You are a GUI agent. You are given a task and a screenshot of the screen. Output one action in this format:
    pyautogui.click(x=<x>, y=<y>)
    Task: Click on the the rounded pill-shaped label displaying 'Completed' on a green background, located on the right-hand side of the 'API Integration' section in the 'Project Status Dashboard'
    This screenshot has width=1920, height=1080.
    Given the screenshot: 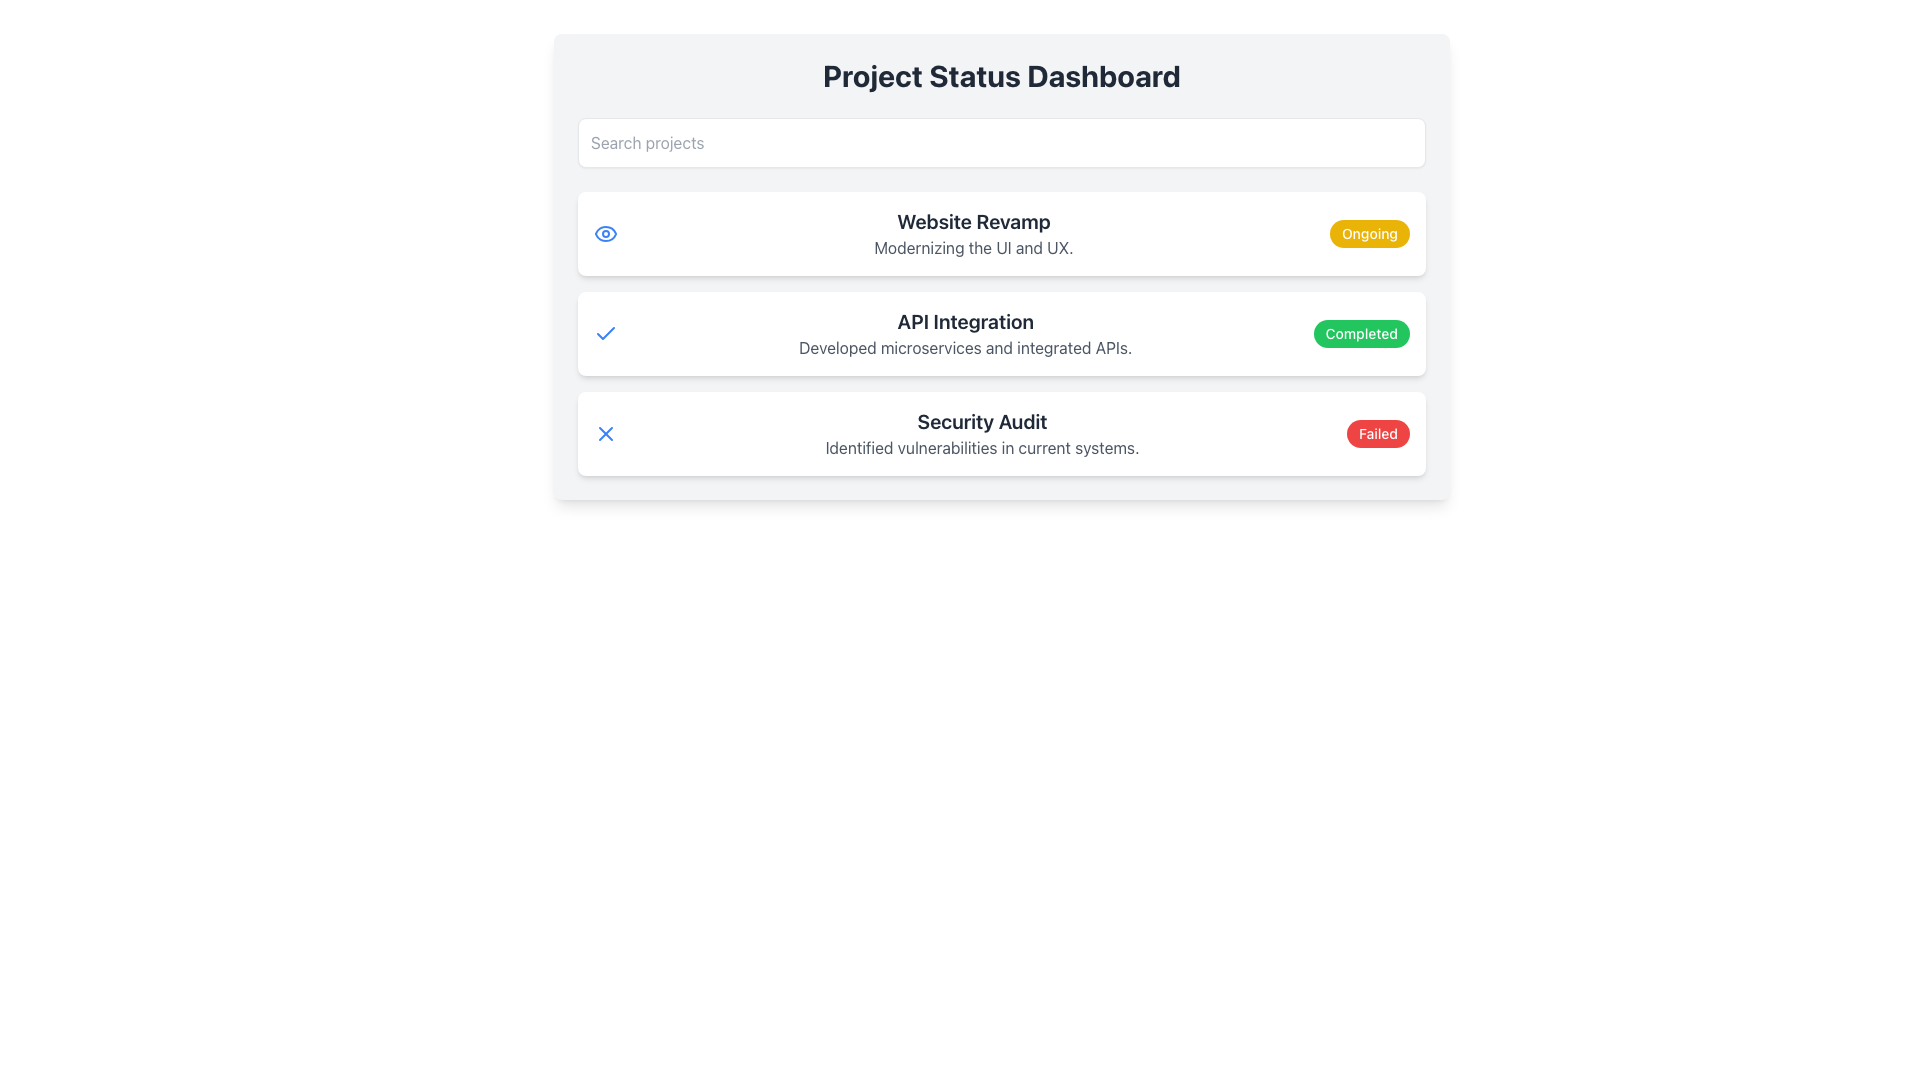 What is the action you would take?
    pyautogui.click(x=1360, y=333)
    